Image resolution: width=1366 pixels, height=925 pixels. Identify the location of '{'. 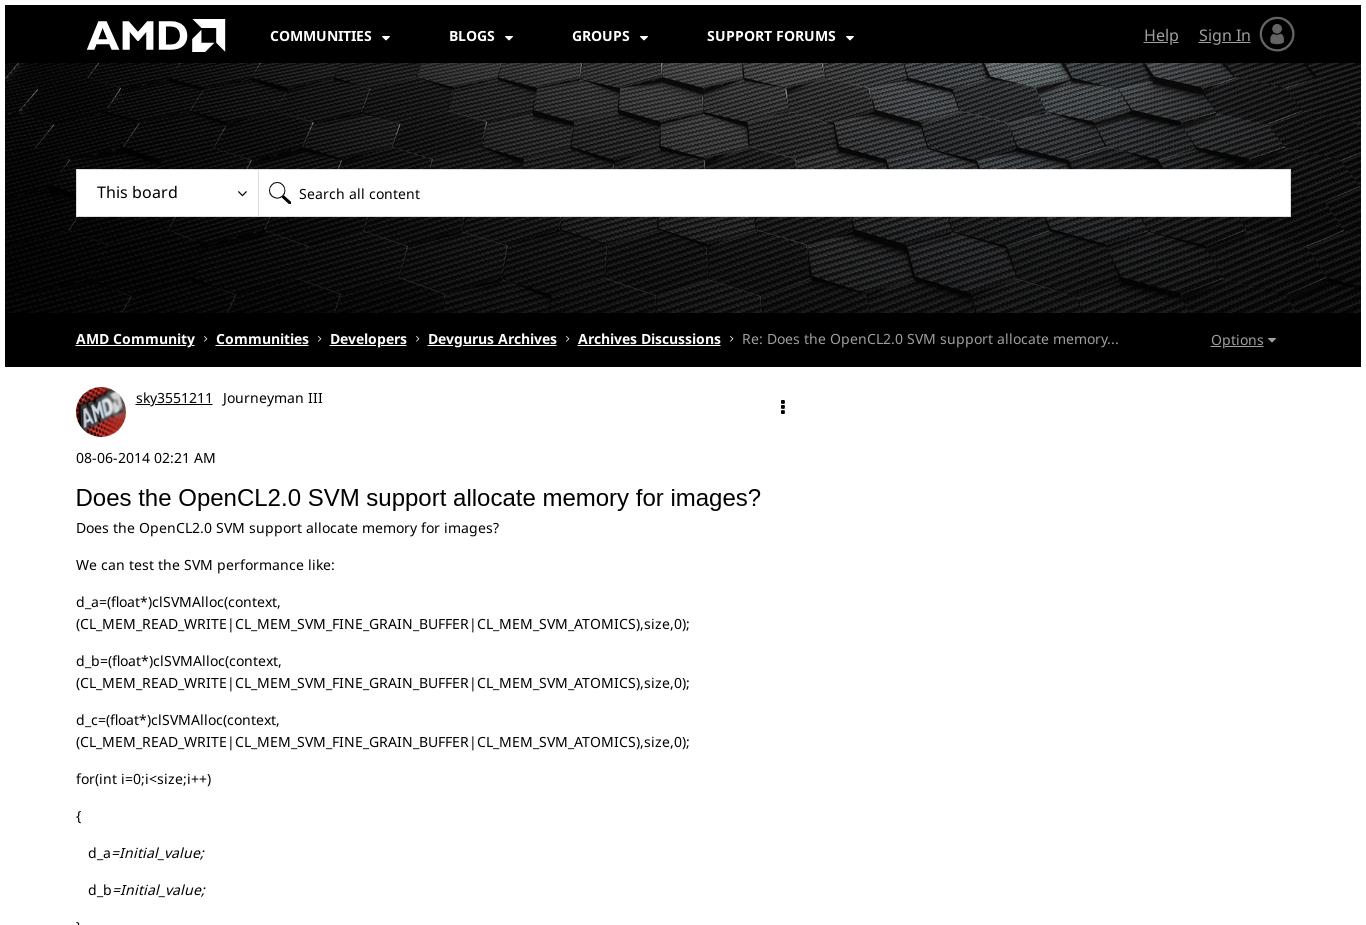
(77, 814).